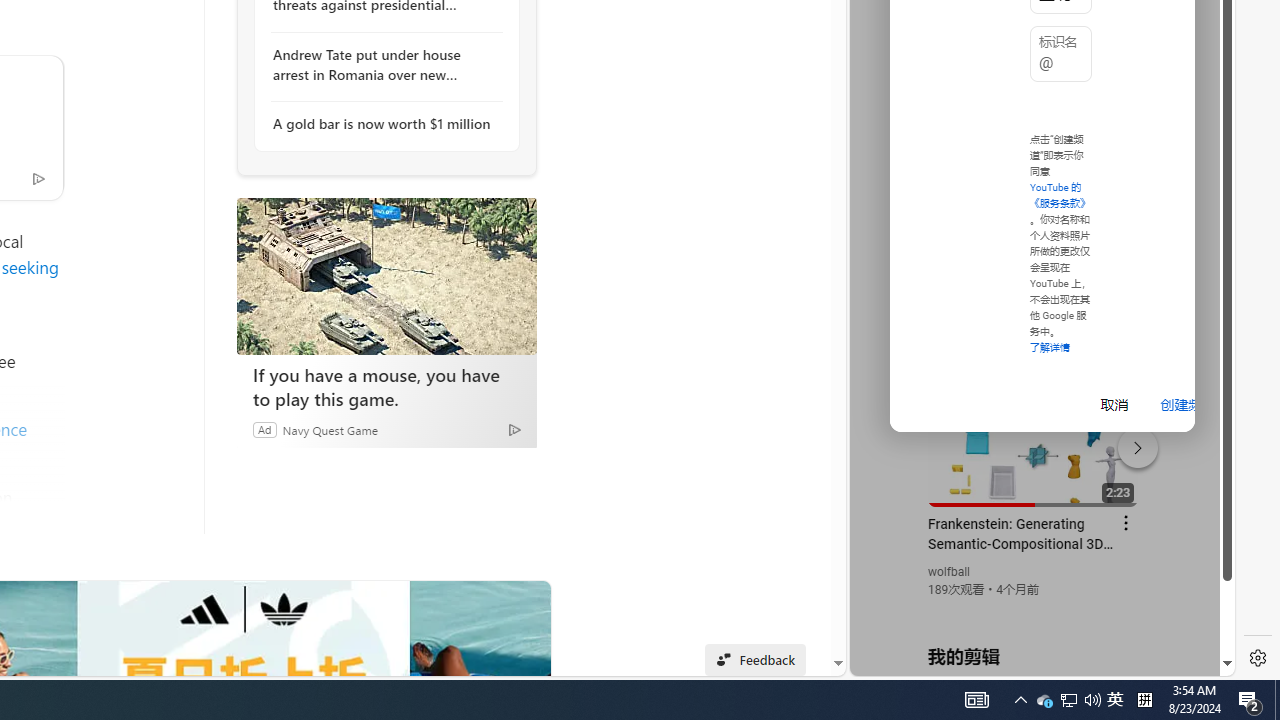 This screenshot has width=1280, height=720. What do you see at coordinates (948, 572) in the screenshot?
I see `'wolfball'` at bounding box center [948, 572].